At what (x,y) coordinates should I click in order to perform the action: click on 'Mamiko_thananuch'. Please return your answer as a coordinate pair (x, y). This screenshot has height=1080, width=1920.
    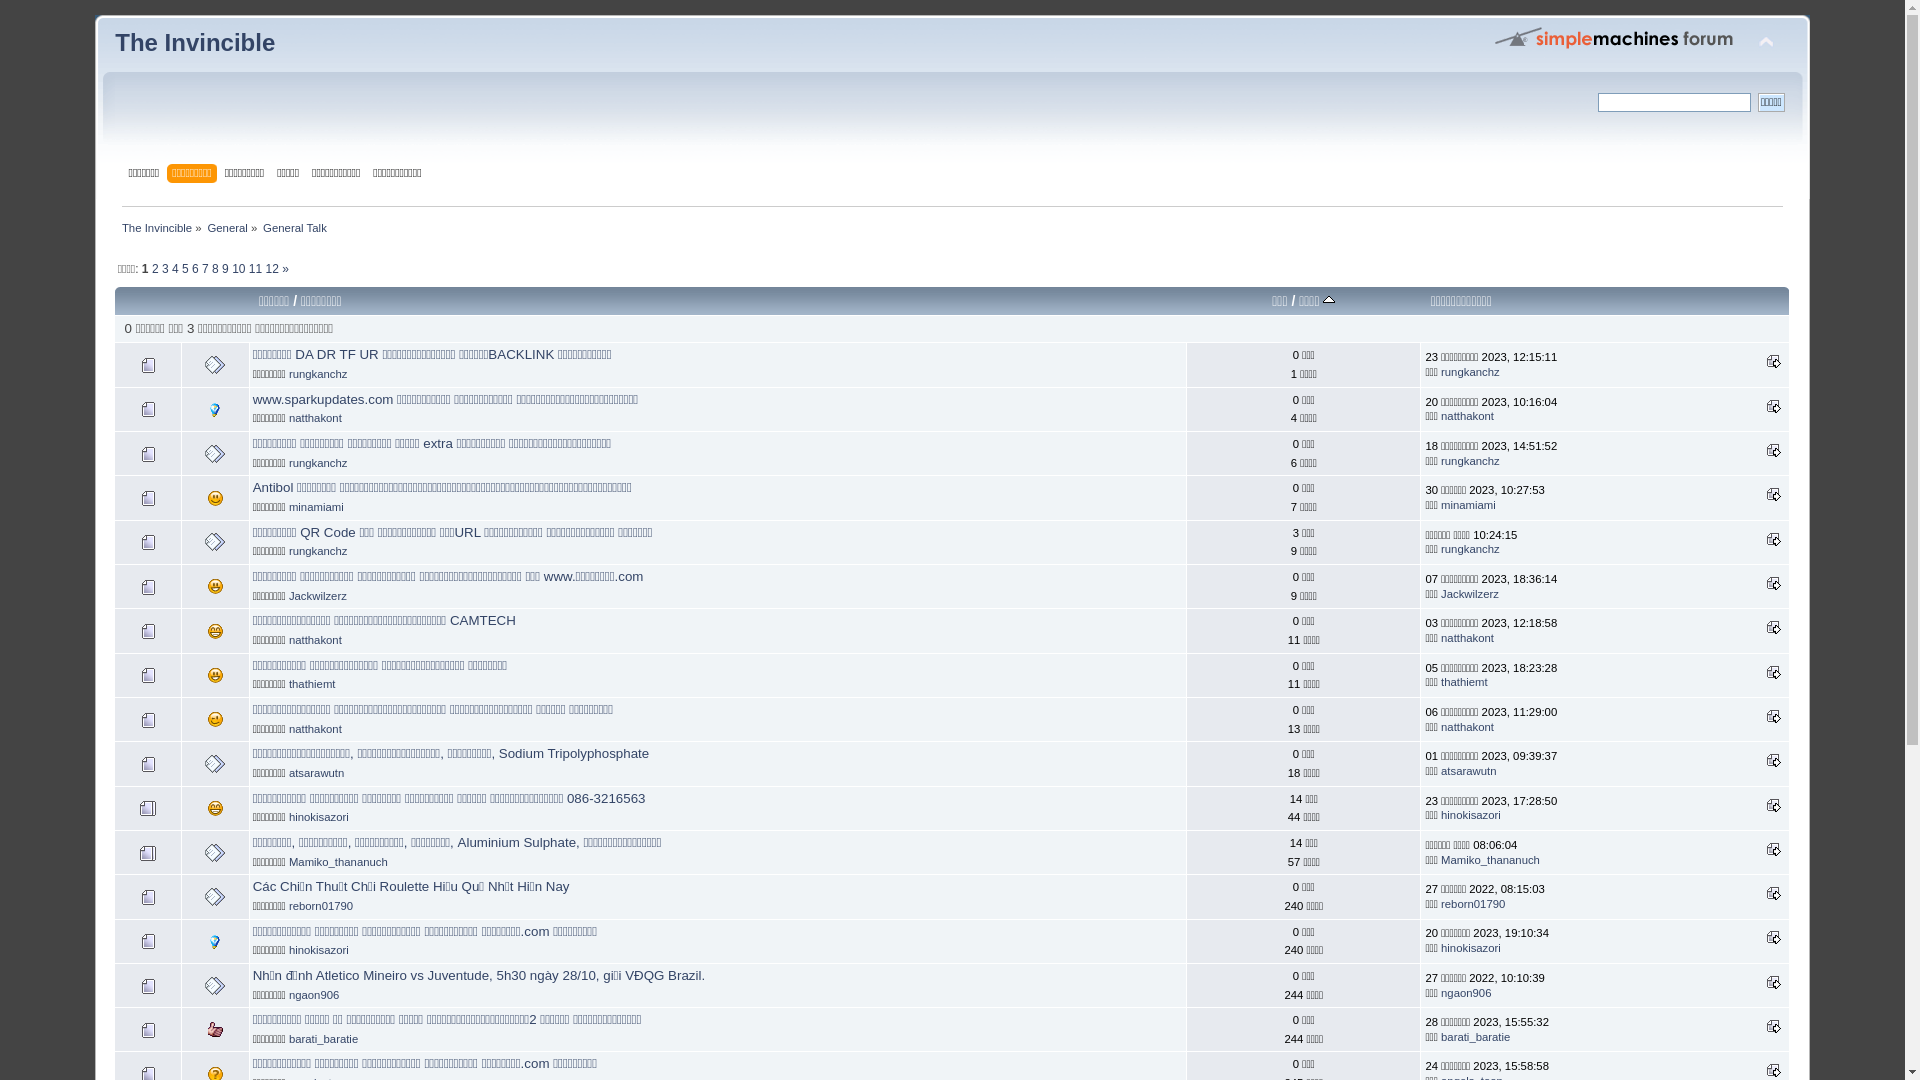
    Looking at the image, I should click on (338, 860).